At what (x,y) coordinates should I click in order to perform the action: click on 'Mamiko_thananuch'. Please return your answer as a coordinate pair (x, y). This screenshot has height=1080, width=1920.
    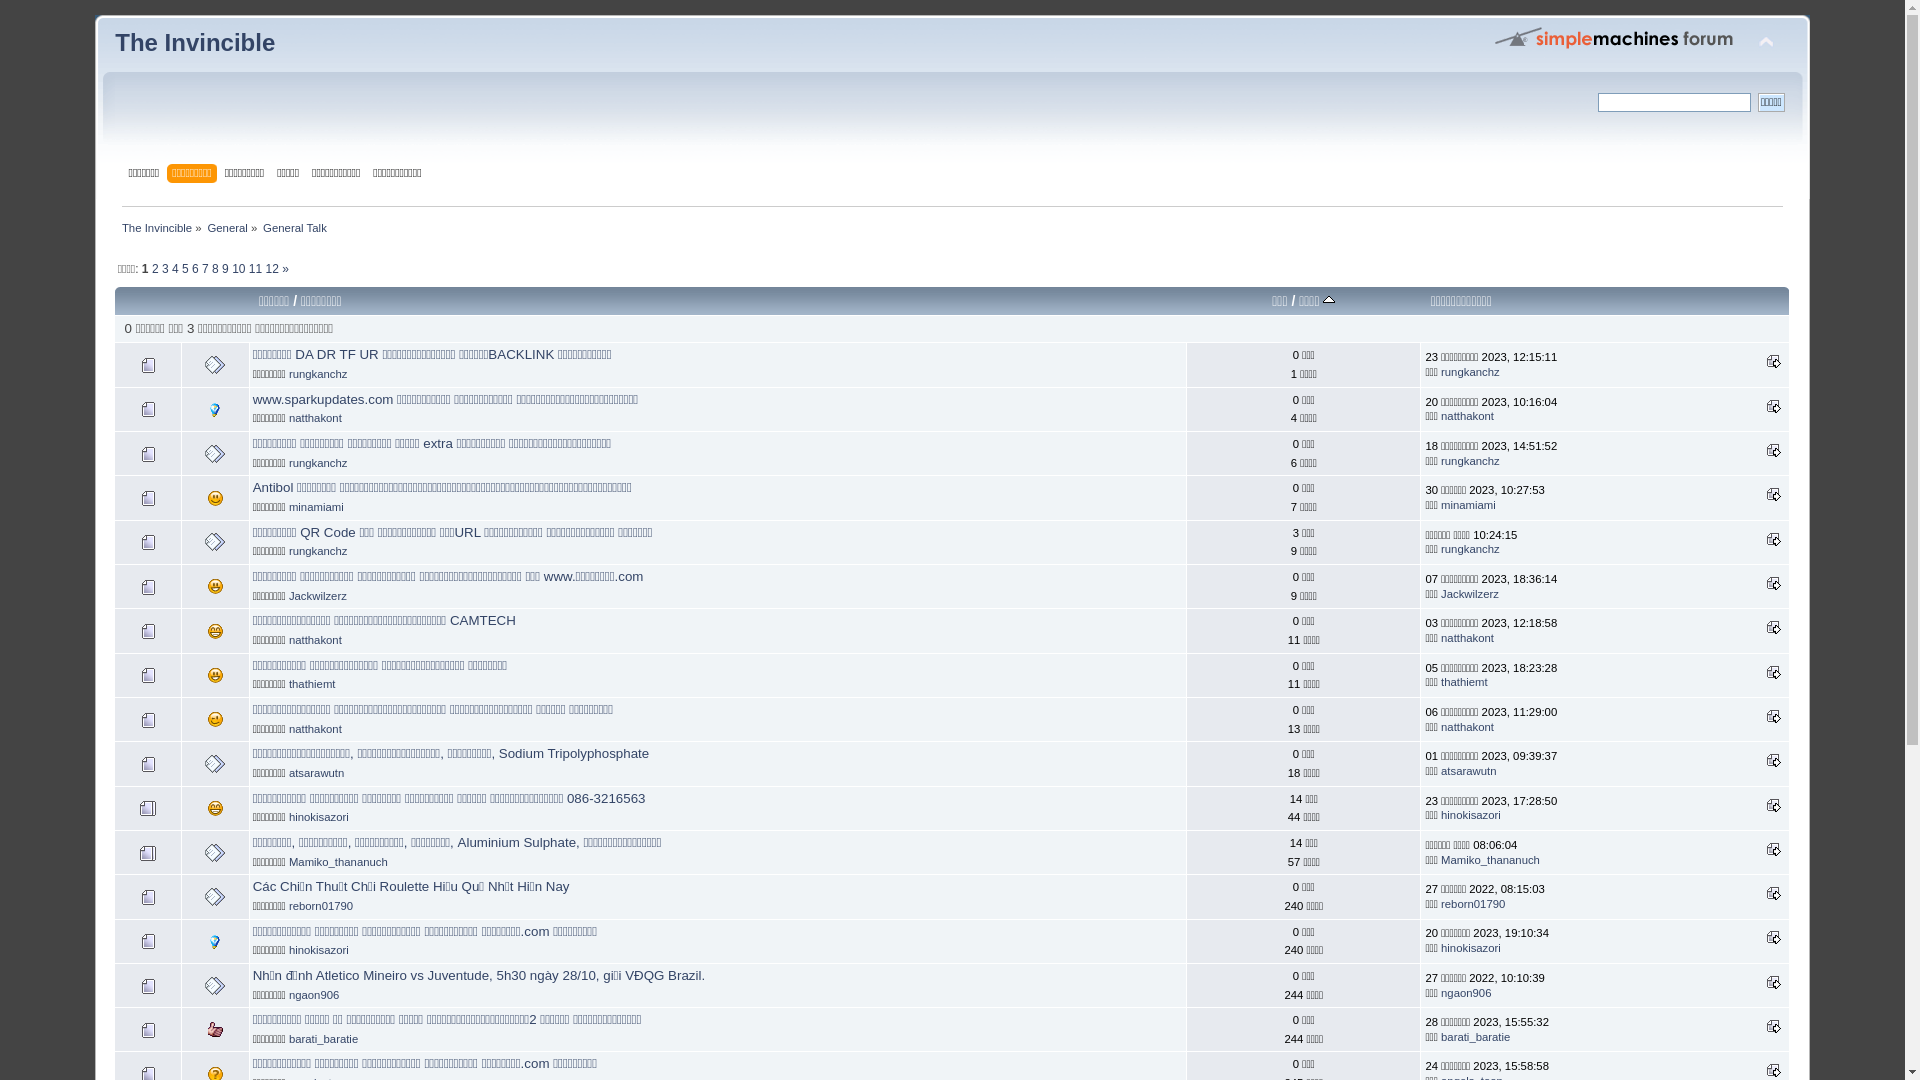
    Looking at the image, I should click on (338, 860).